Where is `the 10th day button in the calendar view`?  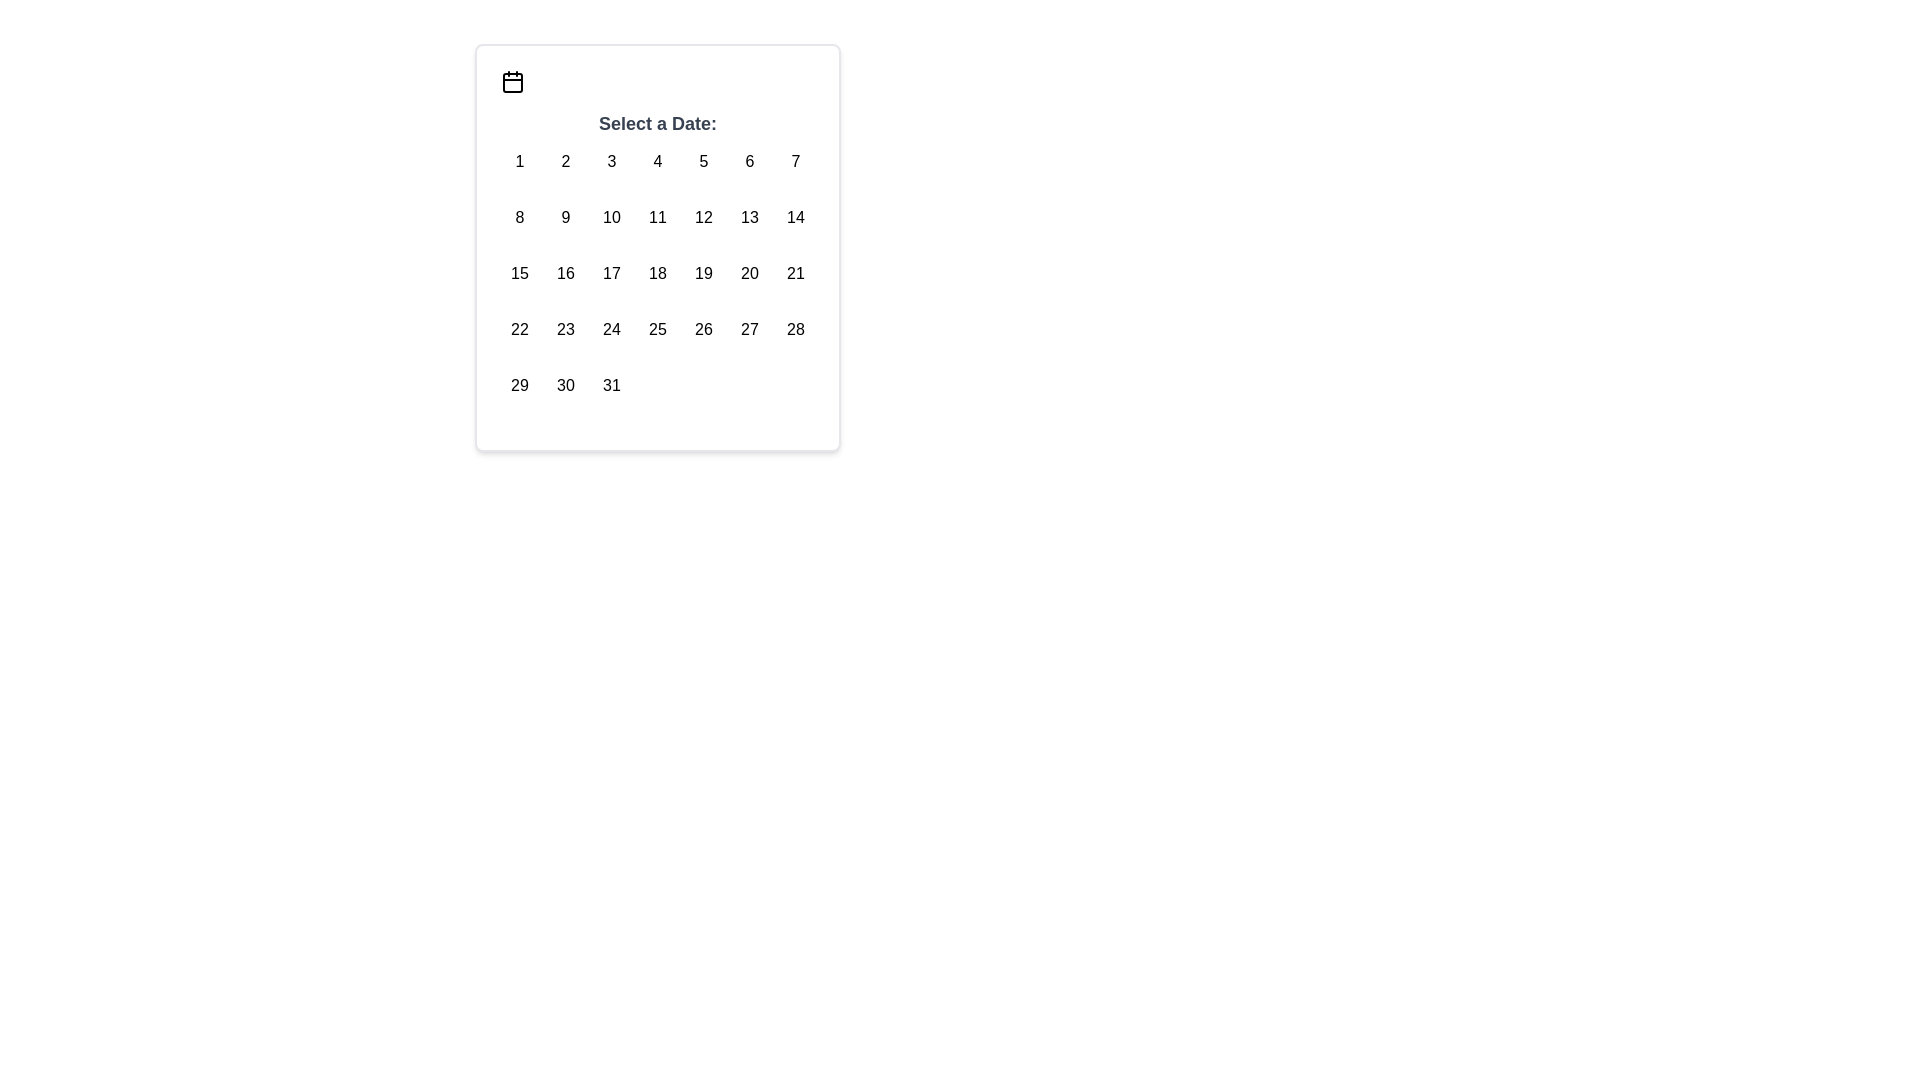
the 10th day button in the calendar view is located at coordinates (610, 218).